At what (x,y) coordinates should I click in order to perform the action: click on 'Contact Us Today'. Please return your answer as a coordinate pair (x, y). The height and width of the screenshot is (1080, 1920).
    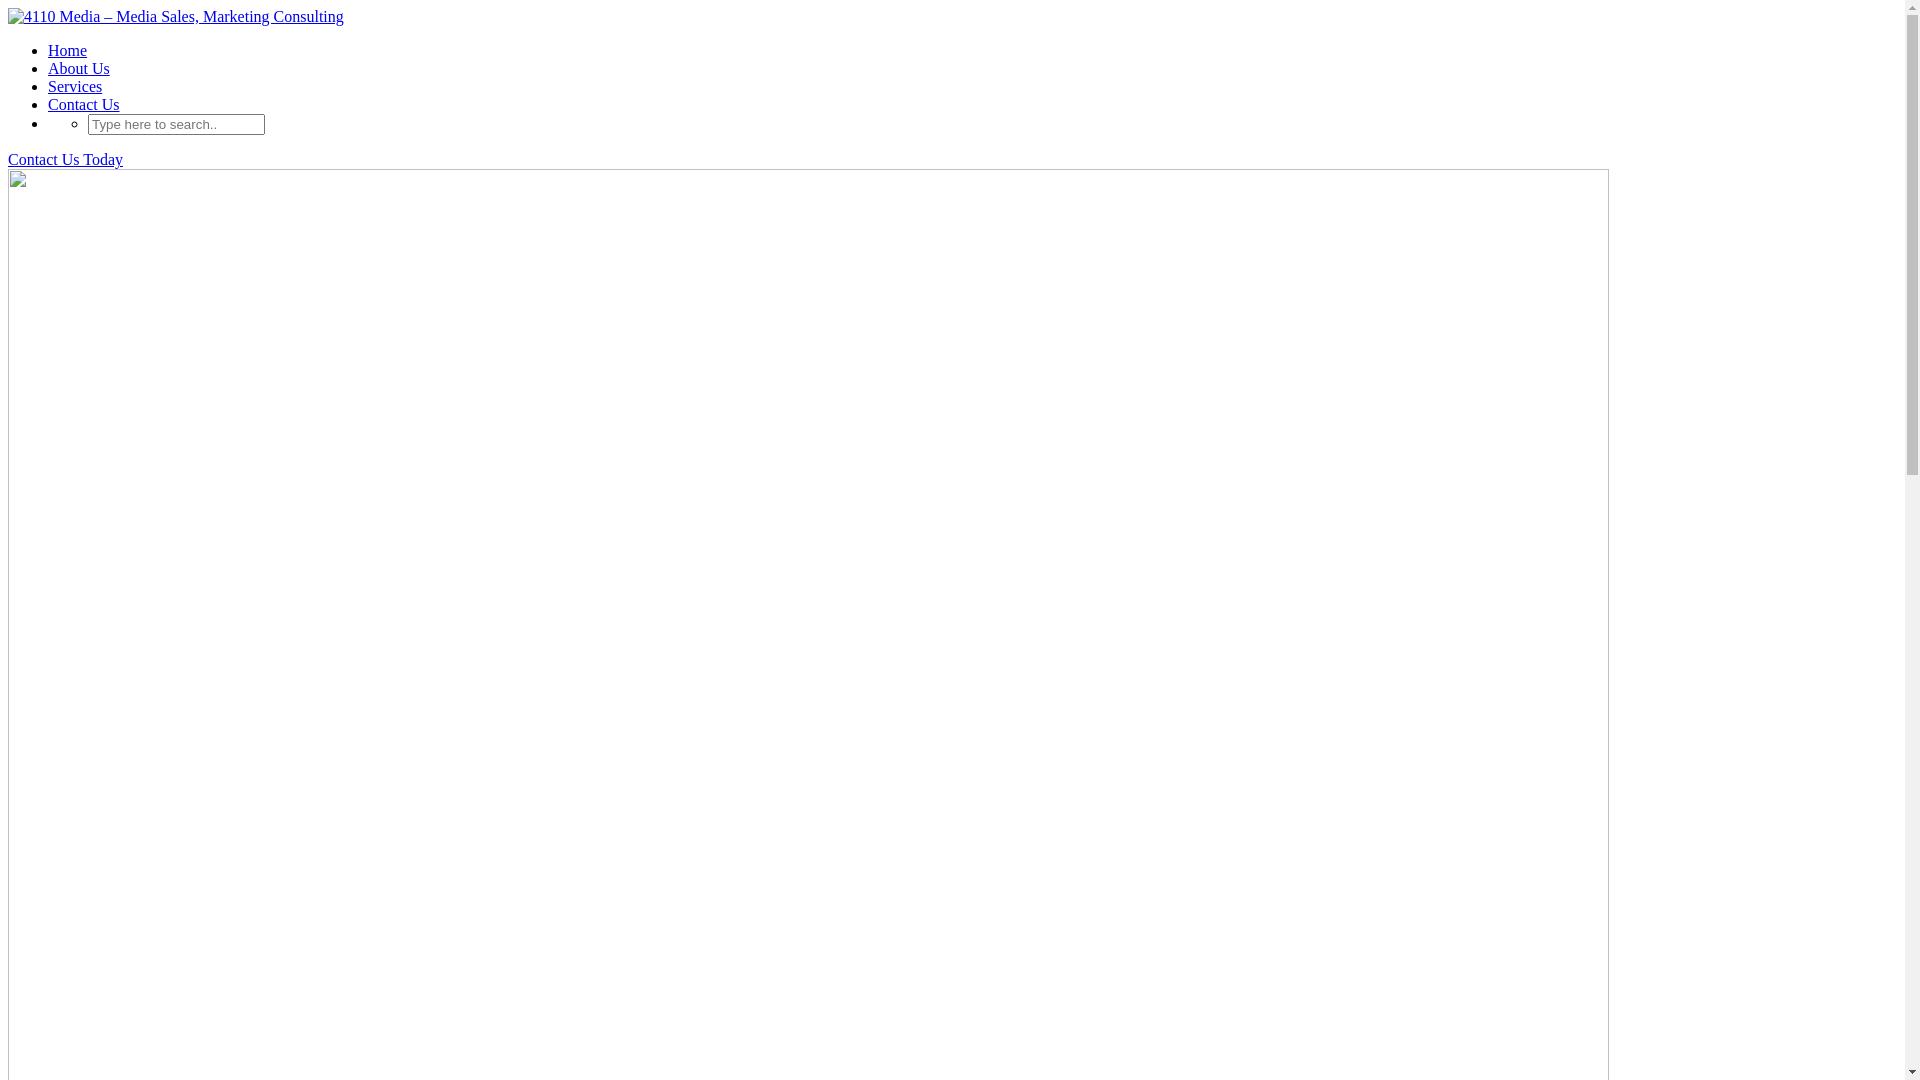
    Looking at the image, I should click on (65, 158).